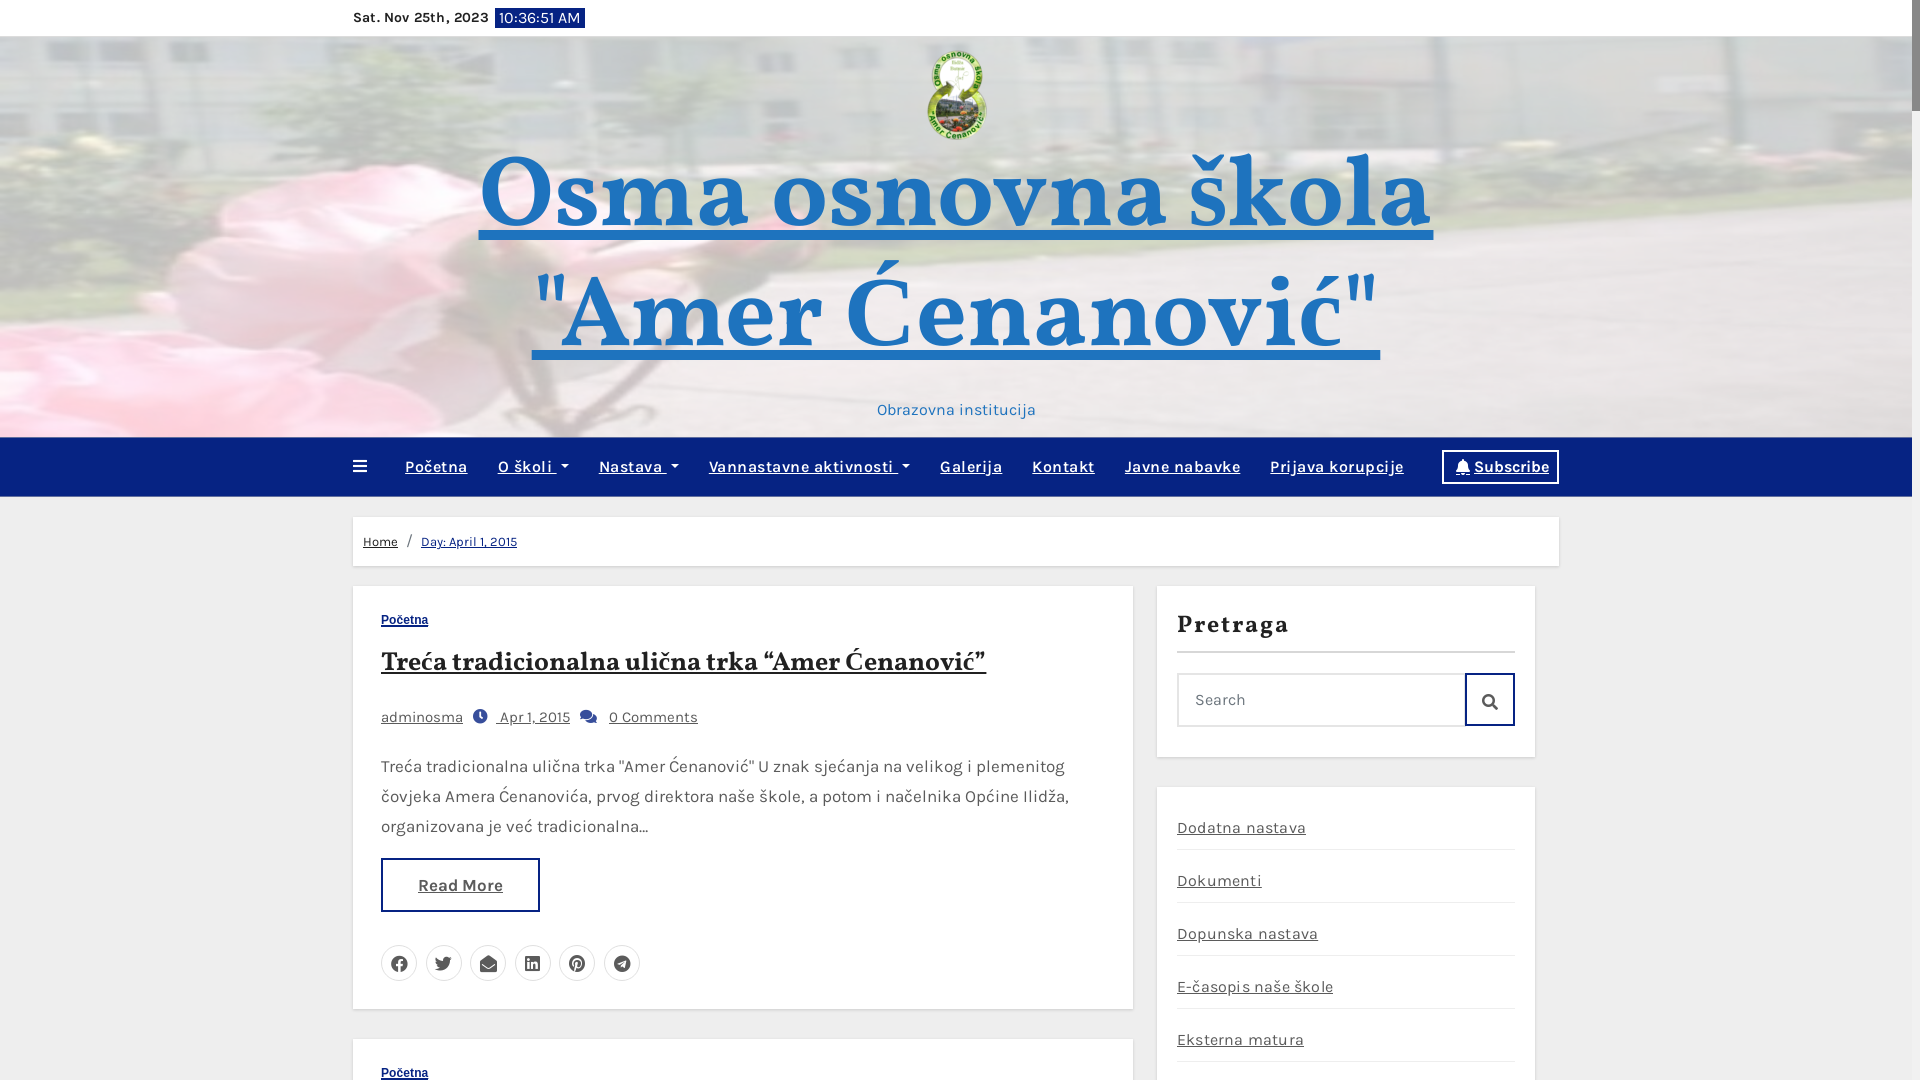 This screenshot has width=1920, height=1080. What do you see at coordinates (468, 541) in the screenshot?
I see `'Day: April 1, 2015'` at bounding box center [468, 541].